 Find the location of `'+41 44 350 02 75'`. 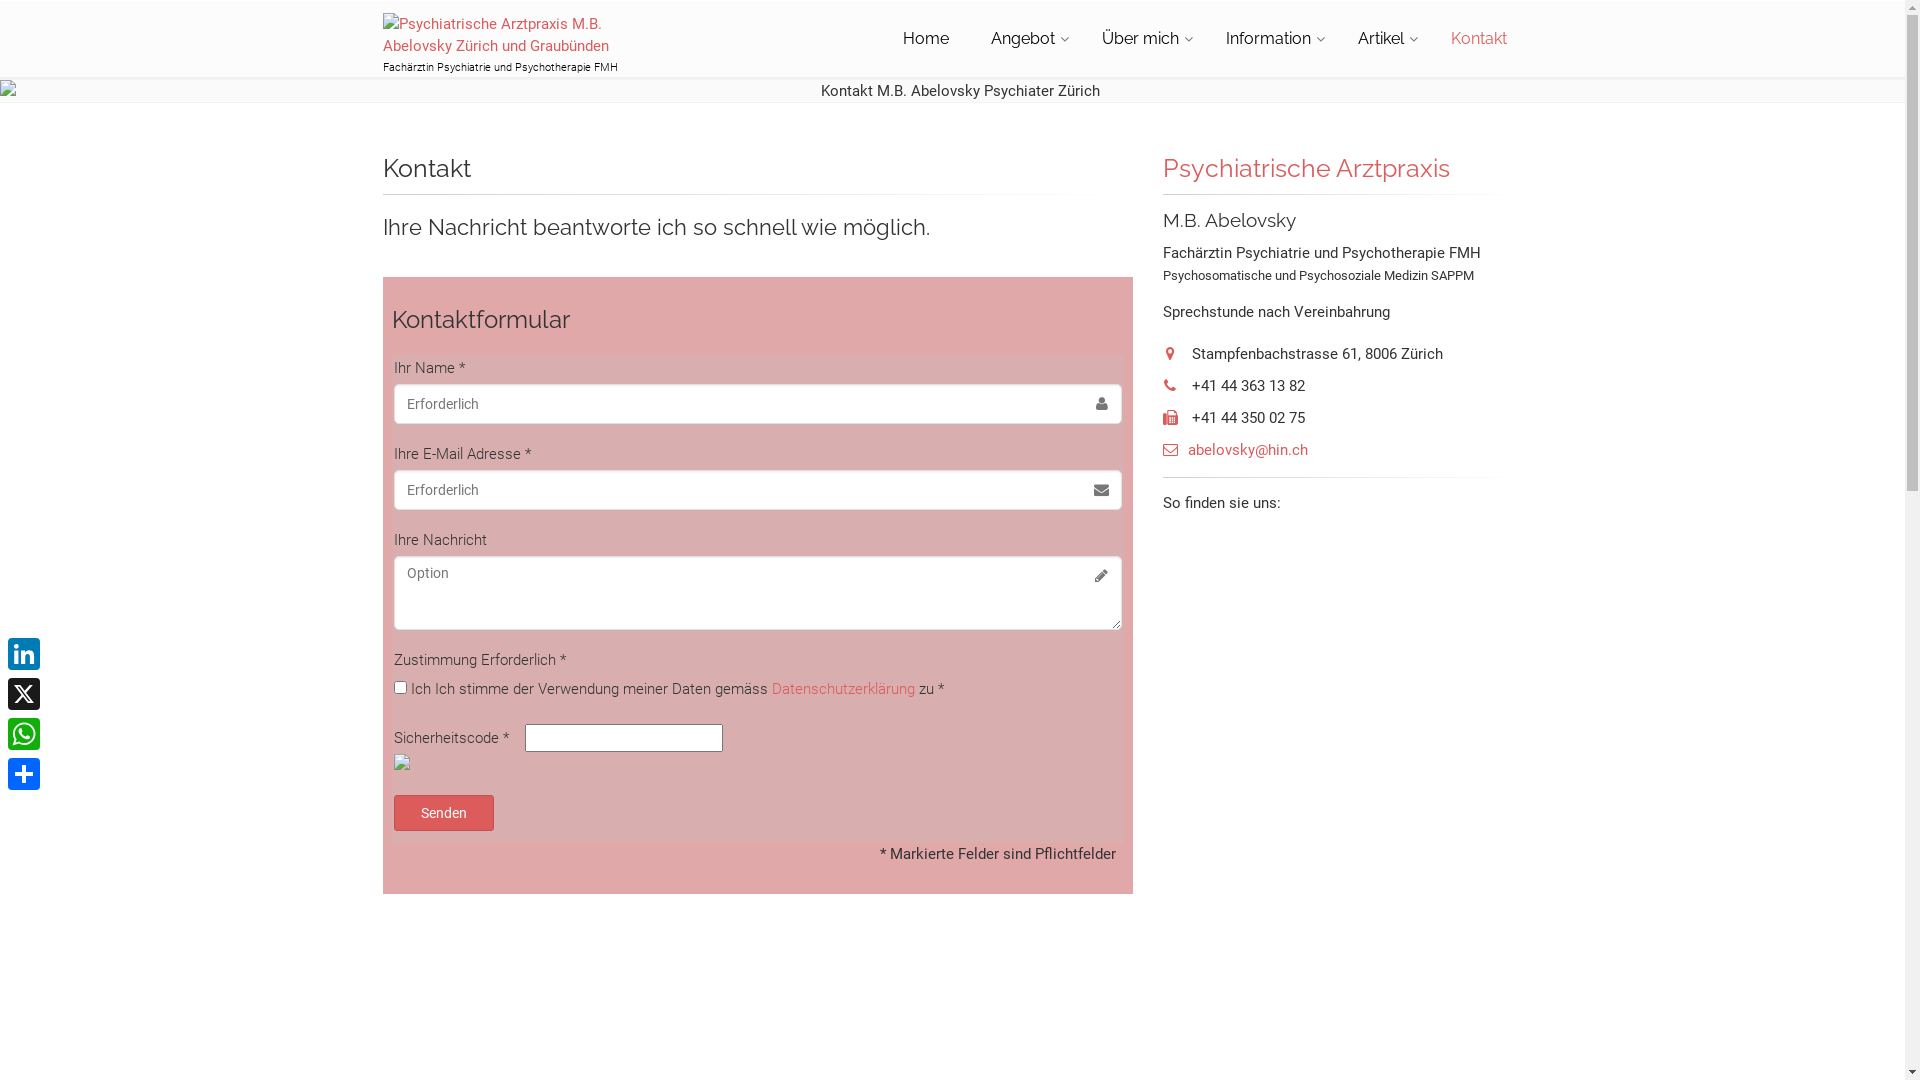

'+41 44 350 02 75' is located at coordinates (1232, 416).